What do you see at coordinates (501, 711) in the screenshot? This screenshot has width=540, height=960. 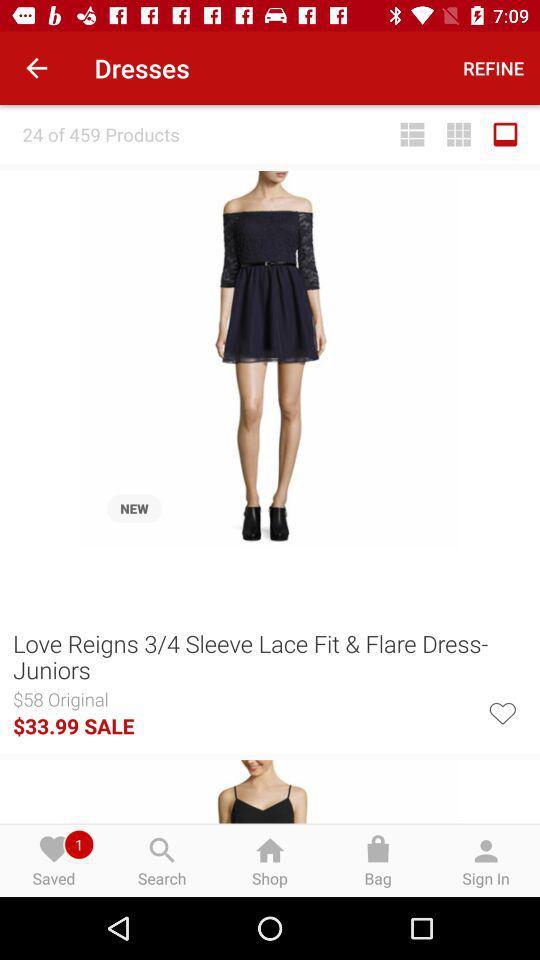 I see `to saved list` at bounding box center [501, 711].